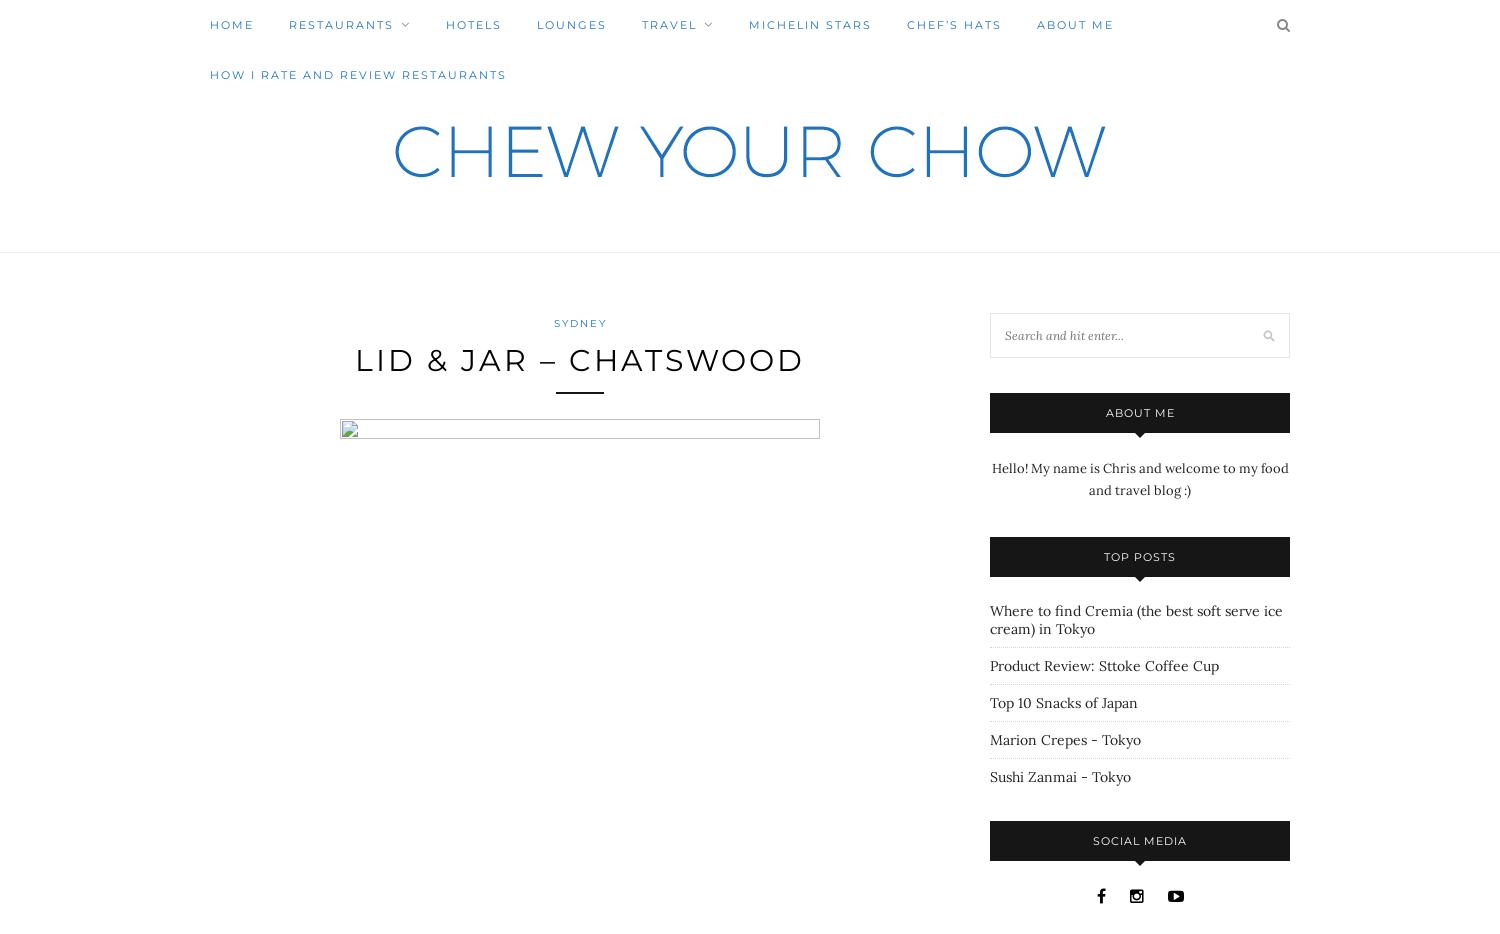  I want to click on 'Sydney', so click(578, 322).